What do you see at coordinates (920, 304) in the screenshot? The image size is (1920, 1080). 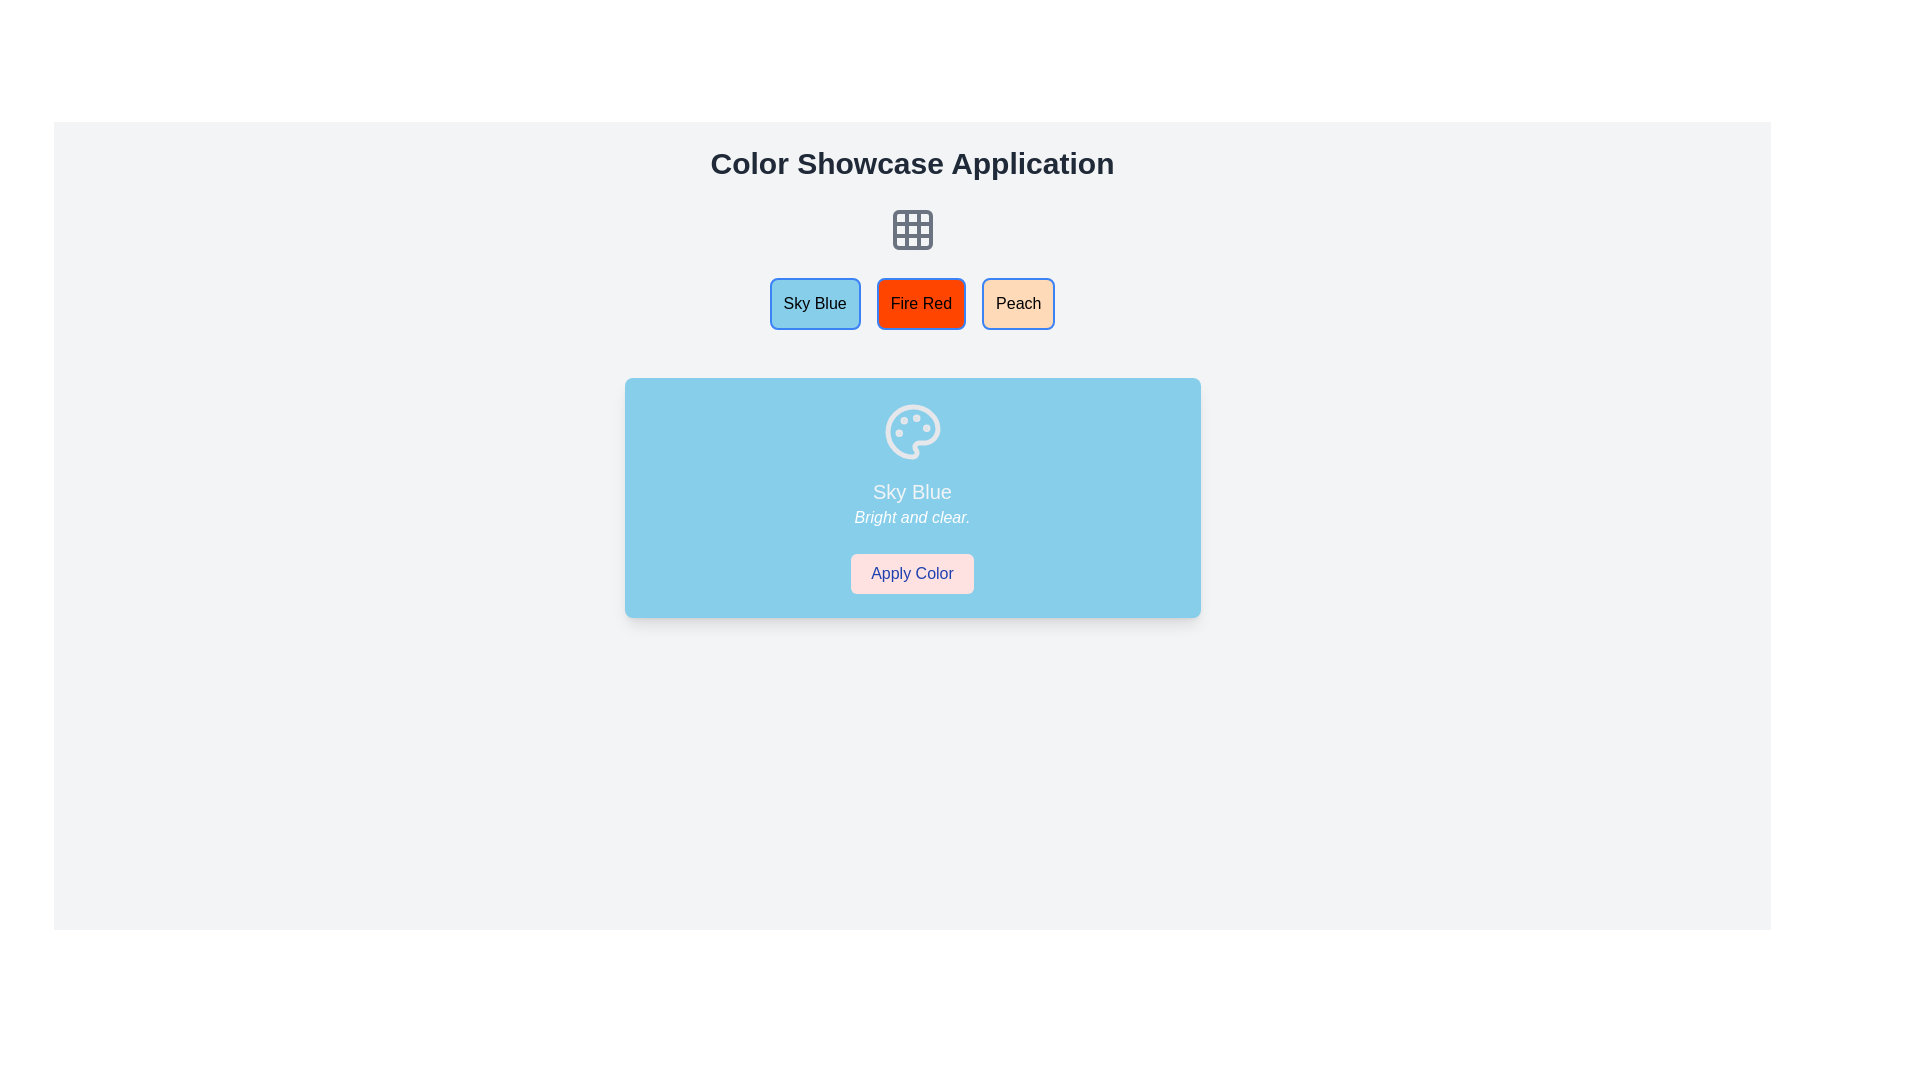 I see `the 'Fire Red' color selector button, which is the second button in a row of three` at bounding box center [920, 304].